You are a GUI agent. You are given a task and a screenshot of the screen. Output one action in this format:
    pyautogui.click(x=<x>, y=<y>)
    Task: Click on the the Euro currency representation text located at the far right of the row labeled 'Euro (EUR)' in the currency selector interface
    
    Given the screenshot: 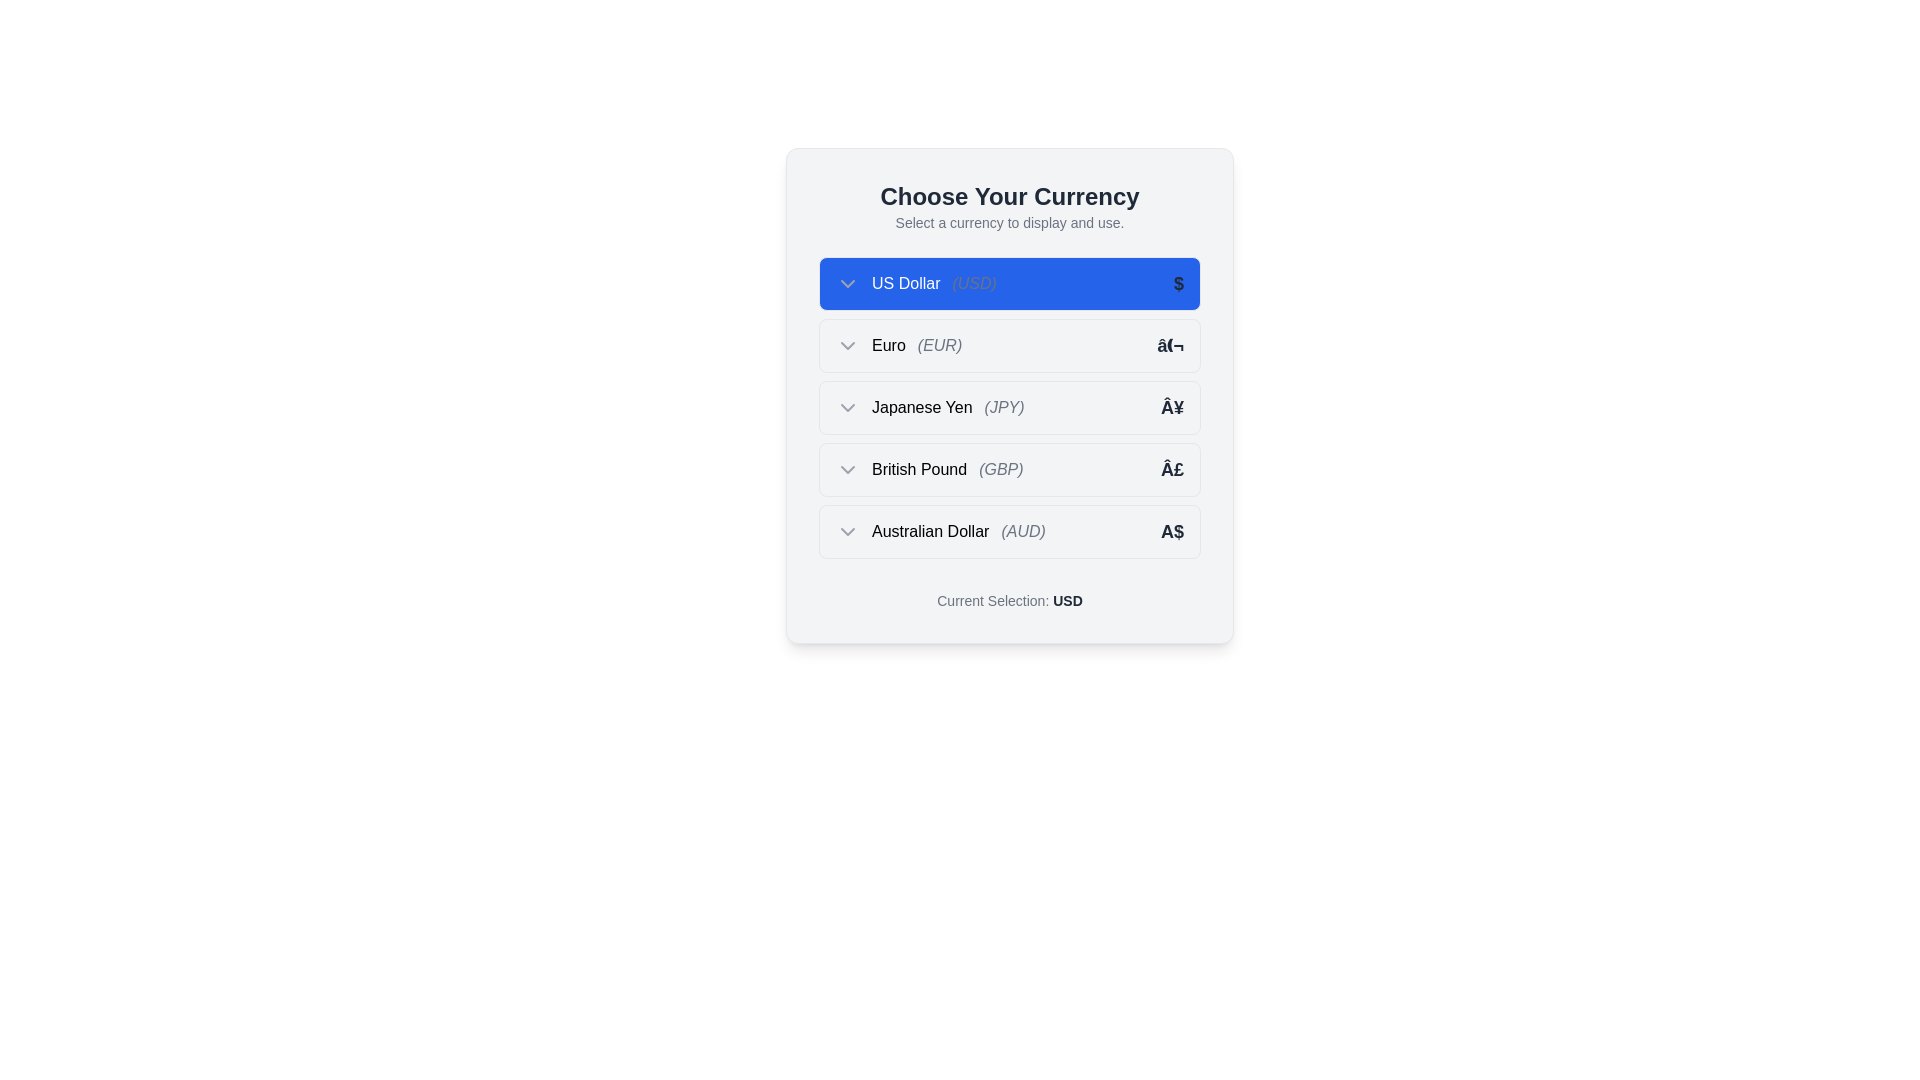 What is the action you would take?
    pyautogui.click(x=1170, y=345)
    